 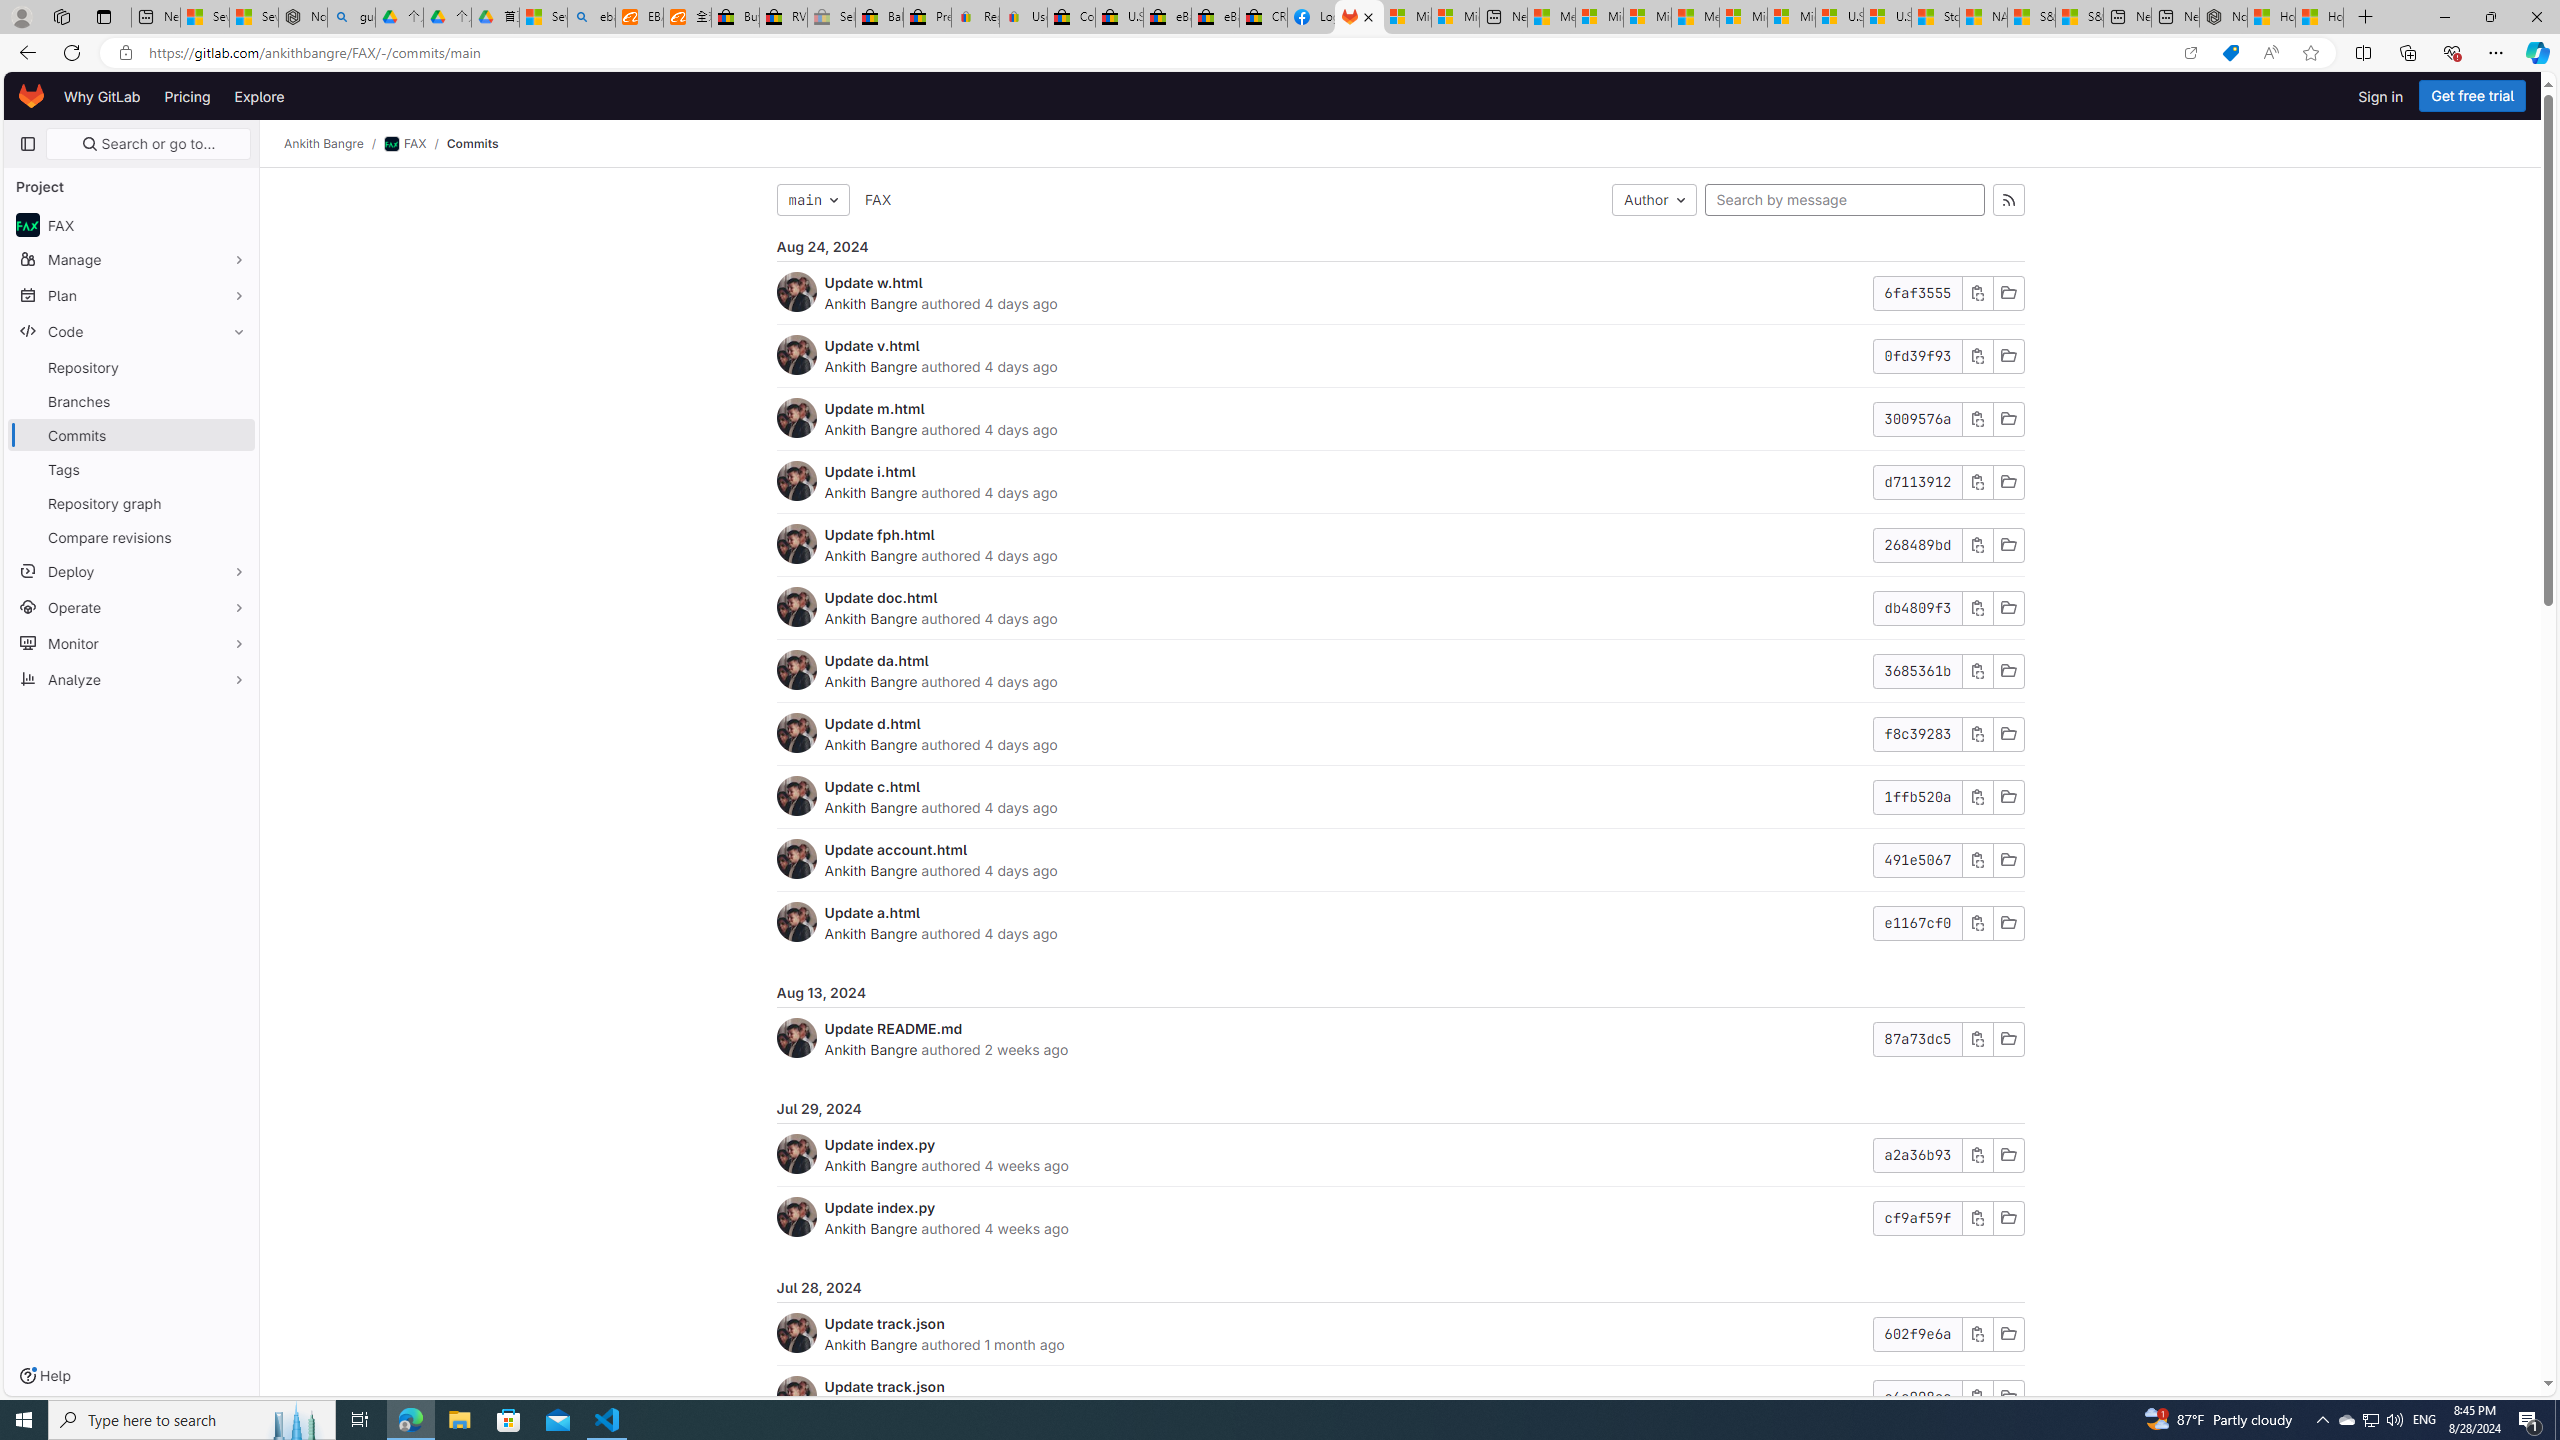 What do you see at coordinates (32, 95) in the screenshot?
I see `'Homepage'` at bounding box center [32, 95].